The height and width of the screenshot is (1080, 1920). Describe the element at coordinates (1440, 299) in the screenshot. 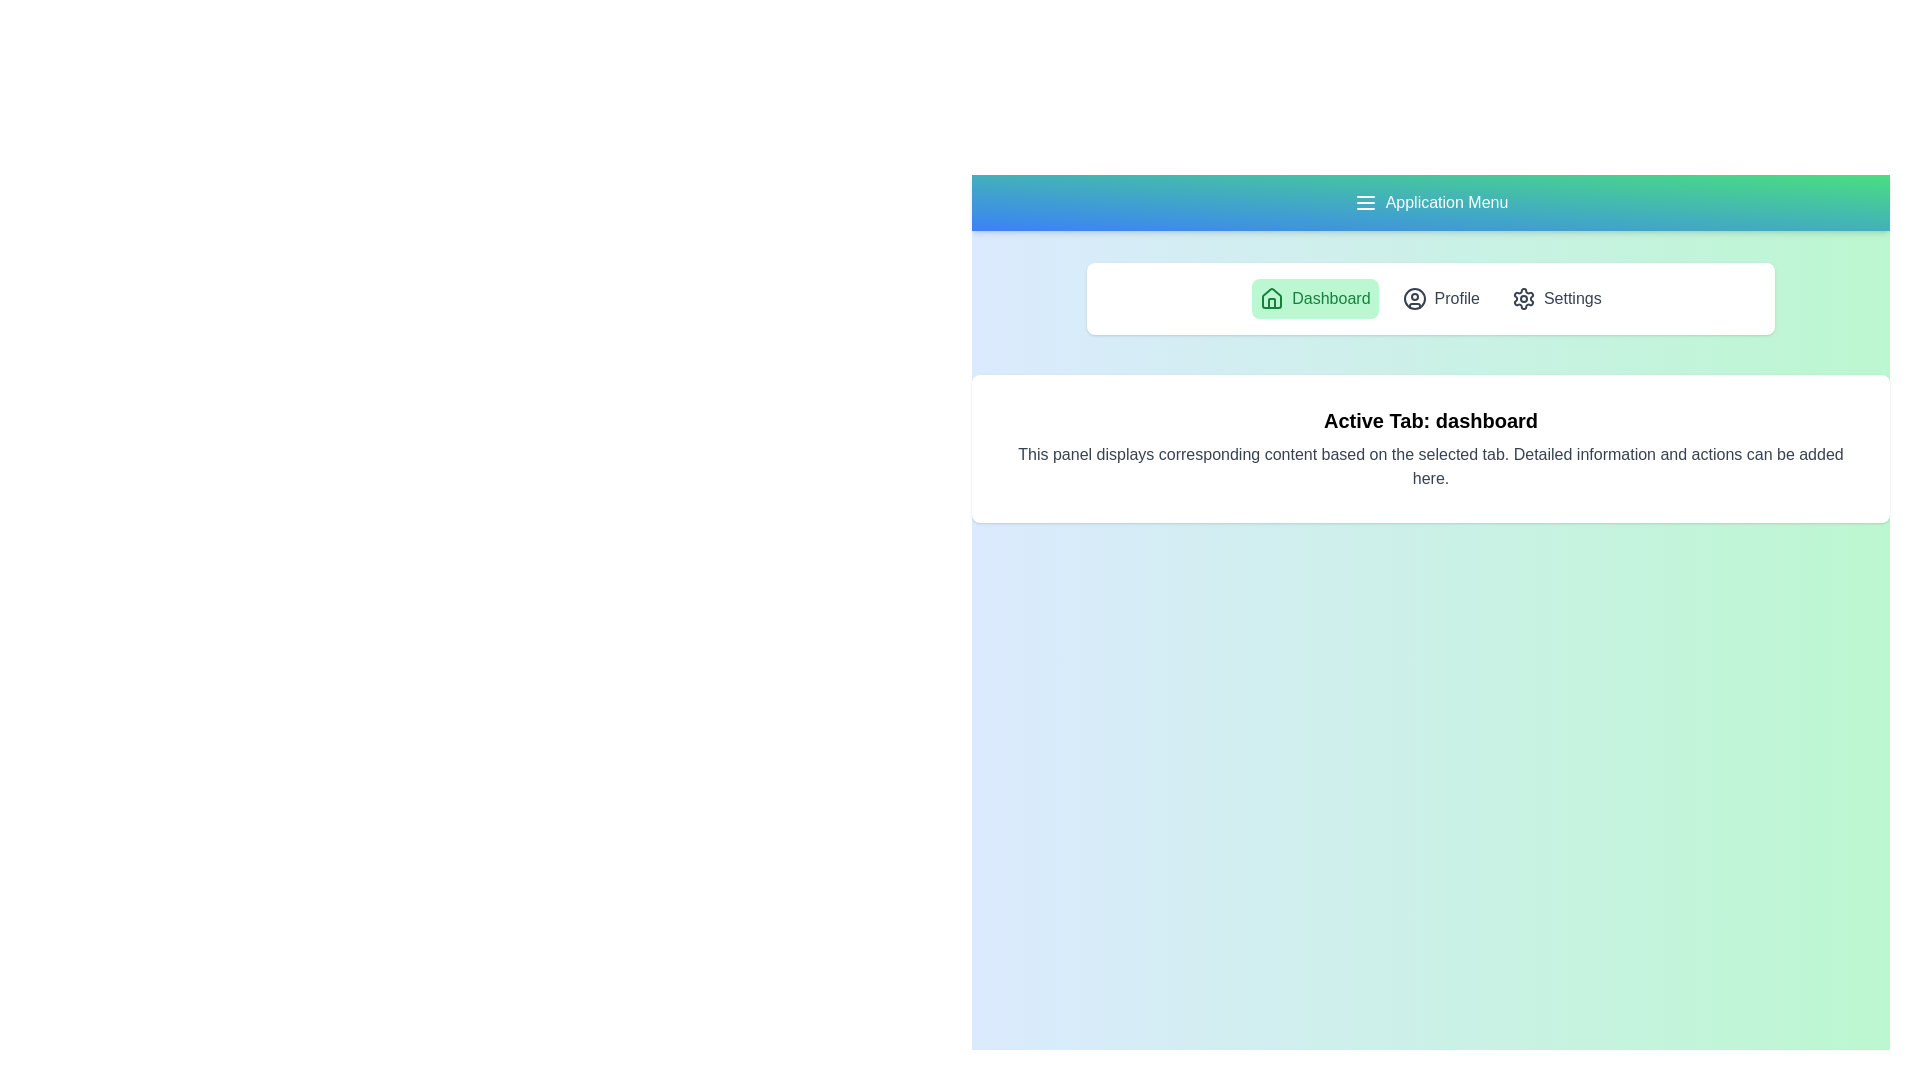

I see `the tab button corresponding to Profile to switch to that tab` at that location.